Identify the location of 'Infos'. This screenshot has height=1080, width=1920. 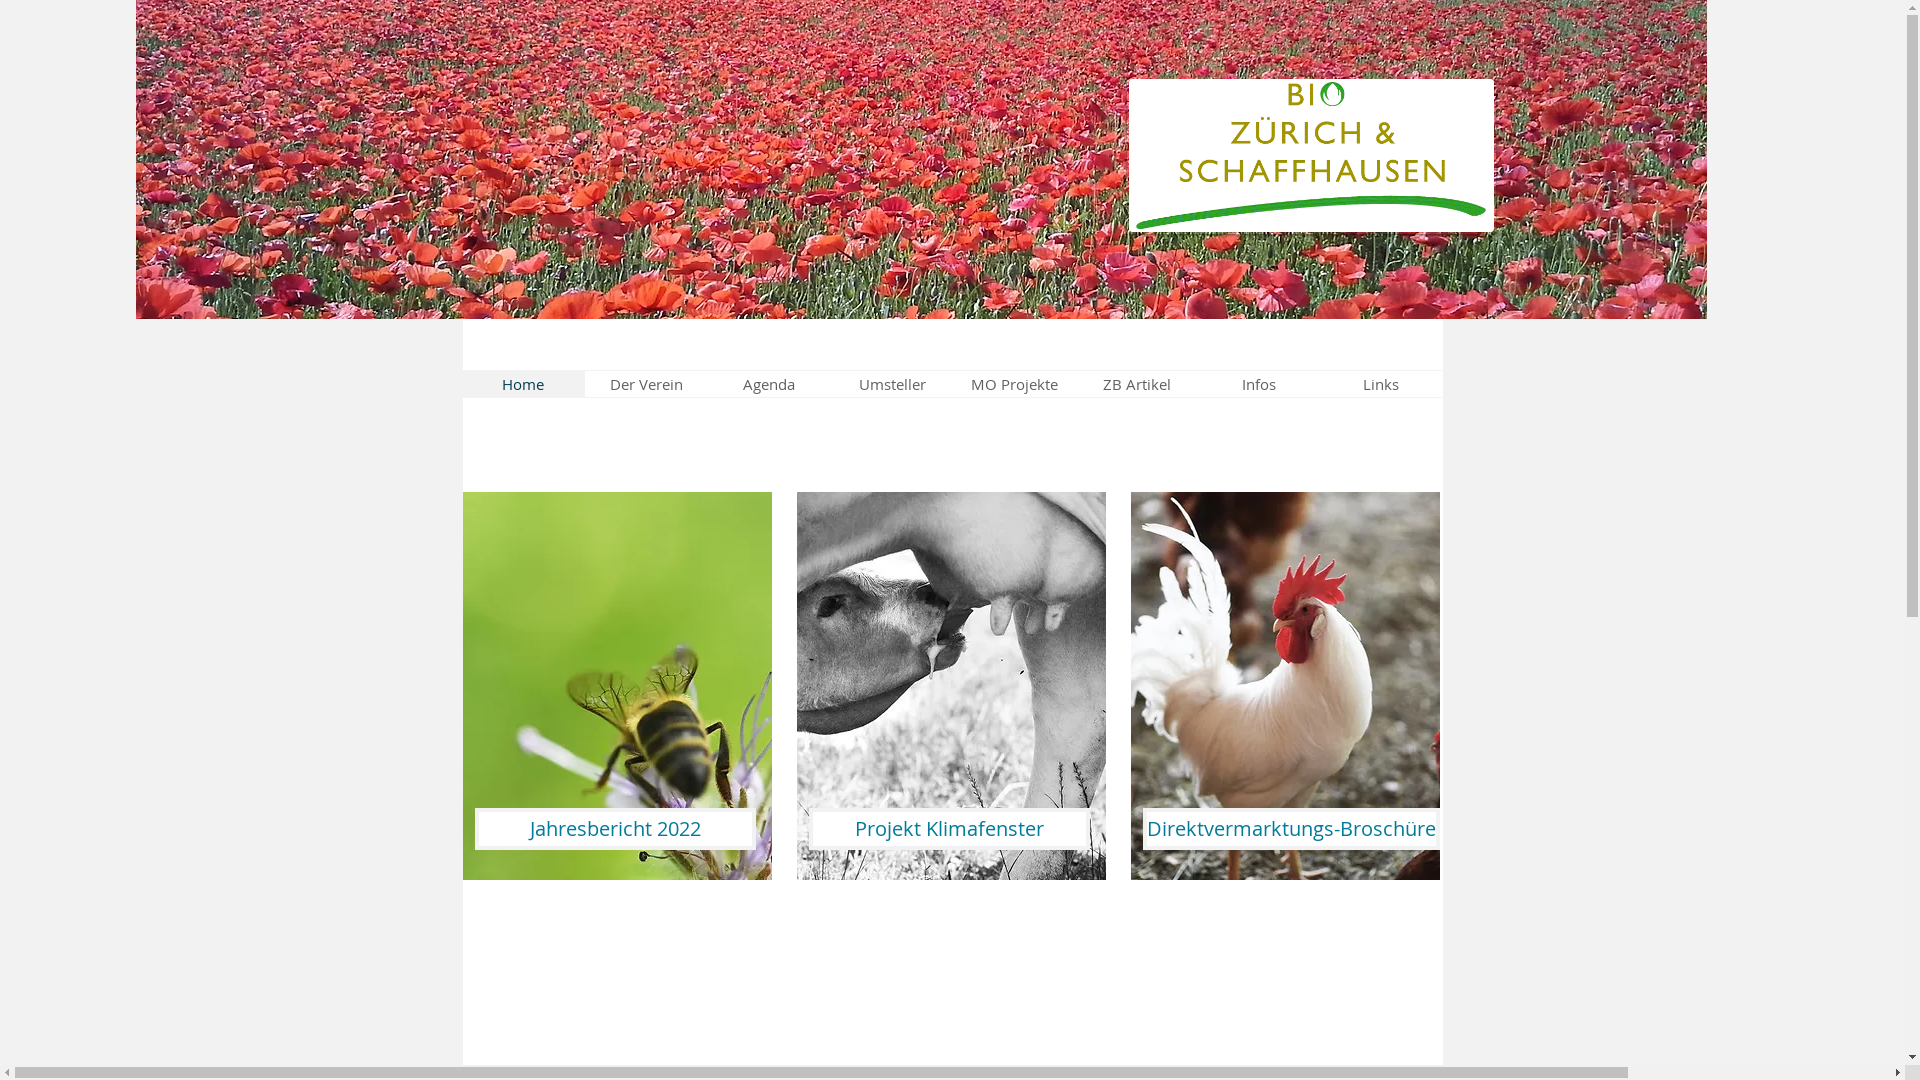
(1257, 384).